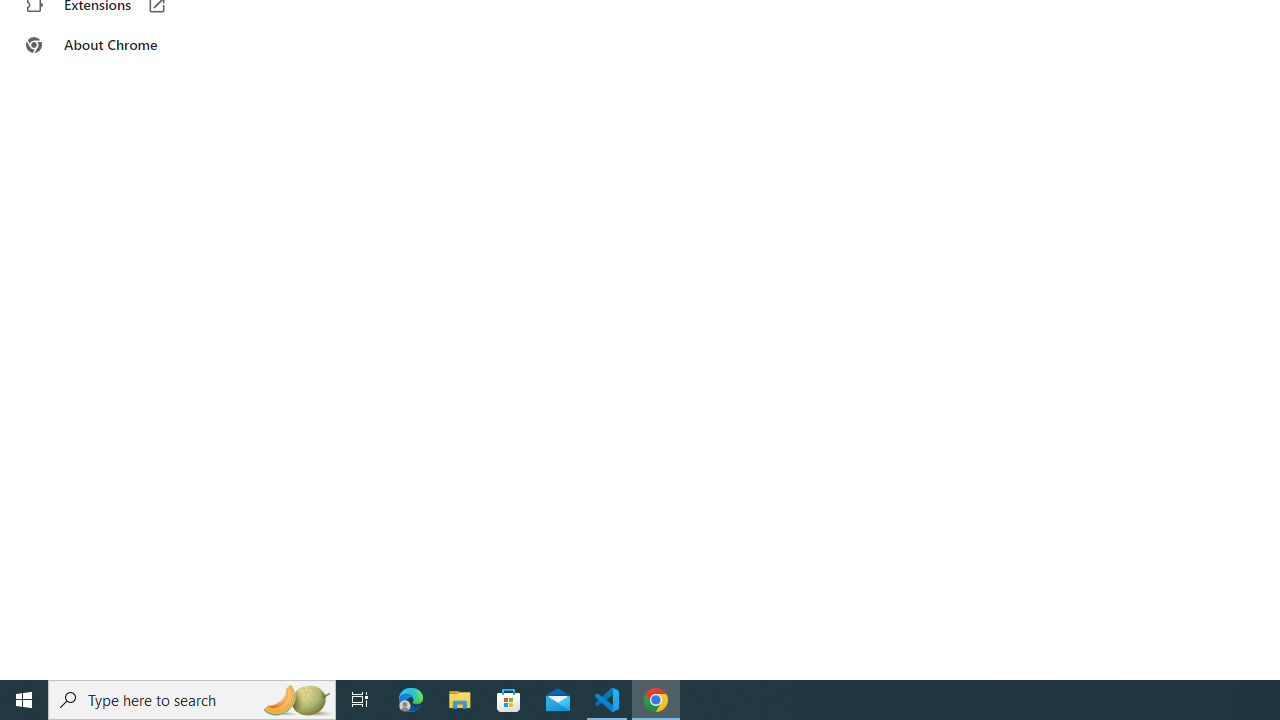 The width and height of the screenshot is (1280, 720). What do you see at coordinates (606, 698) in the screenshot?
I see `'Visual Studio Code - 1 running window'` at bounding box center [606, 698].